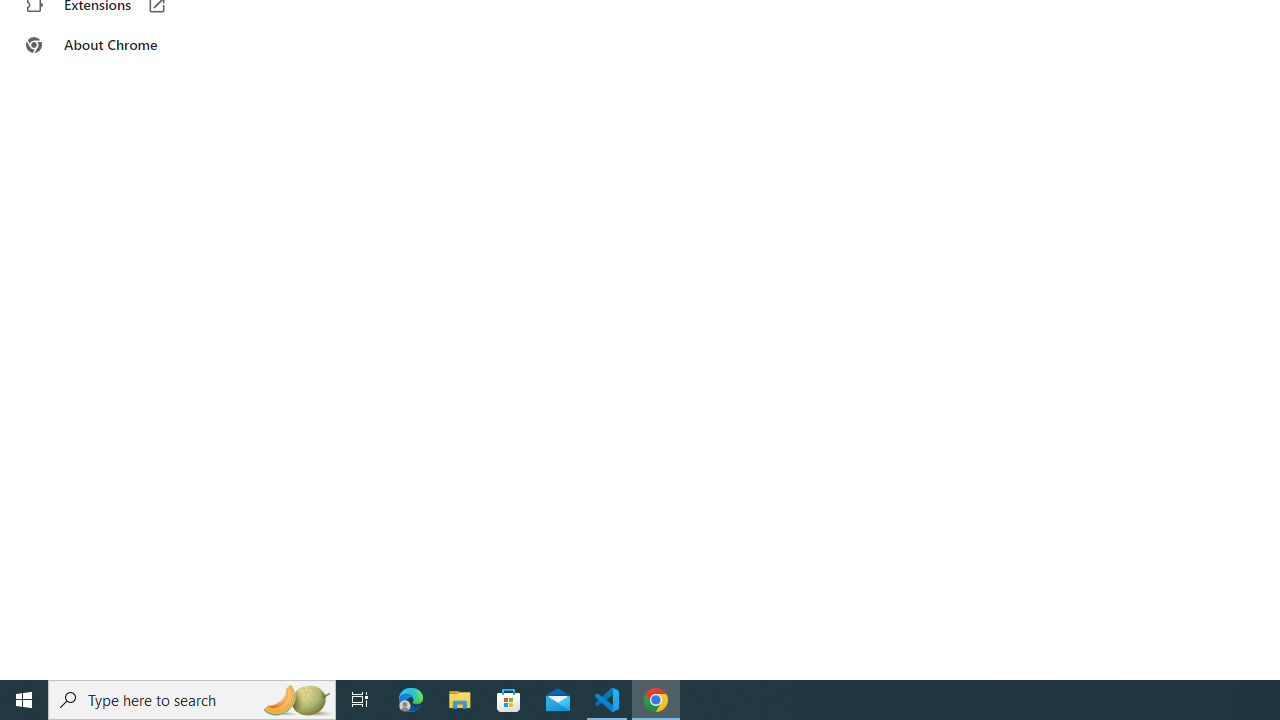 The width and height of the screenshot is (1280, 720). What do you see at coordinates (606, 698) in the screenshot?
I see `'Visual Studio Code - 1 running window'` at bounding box center [606, 698].